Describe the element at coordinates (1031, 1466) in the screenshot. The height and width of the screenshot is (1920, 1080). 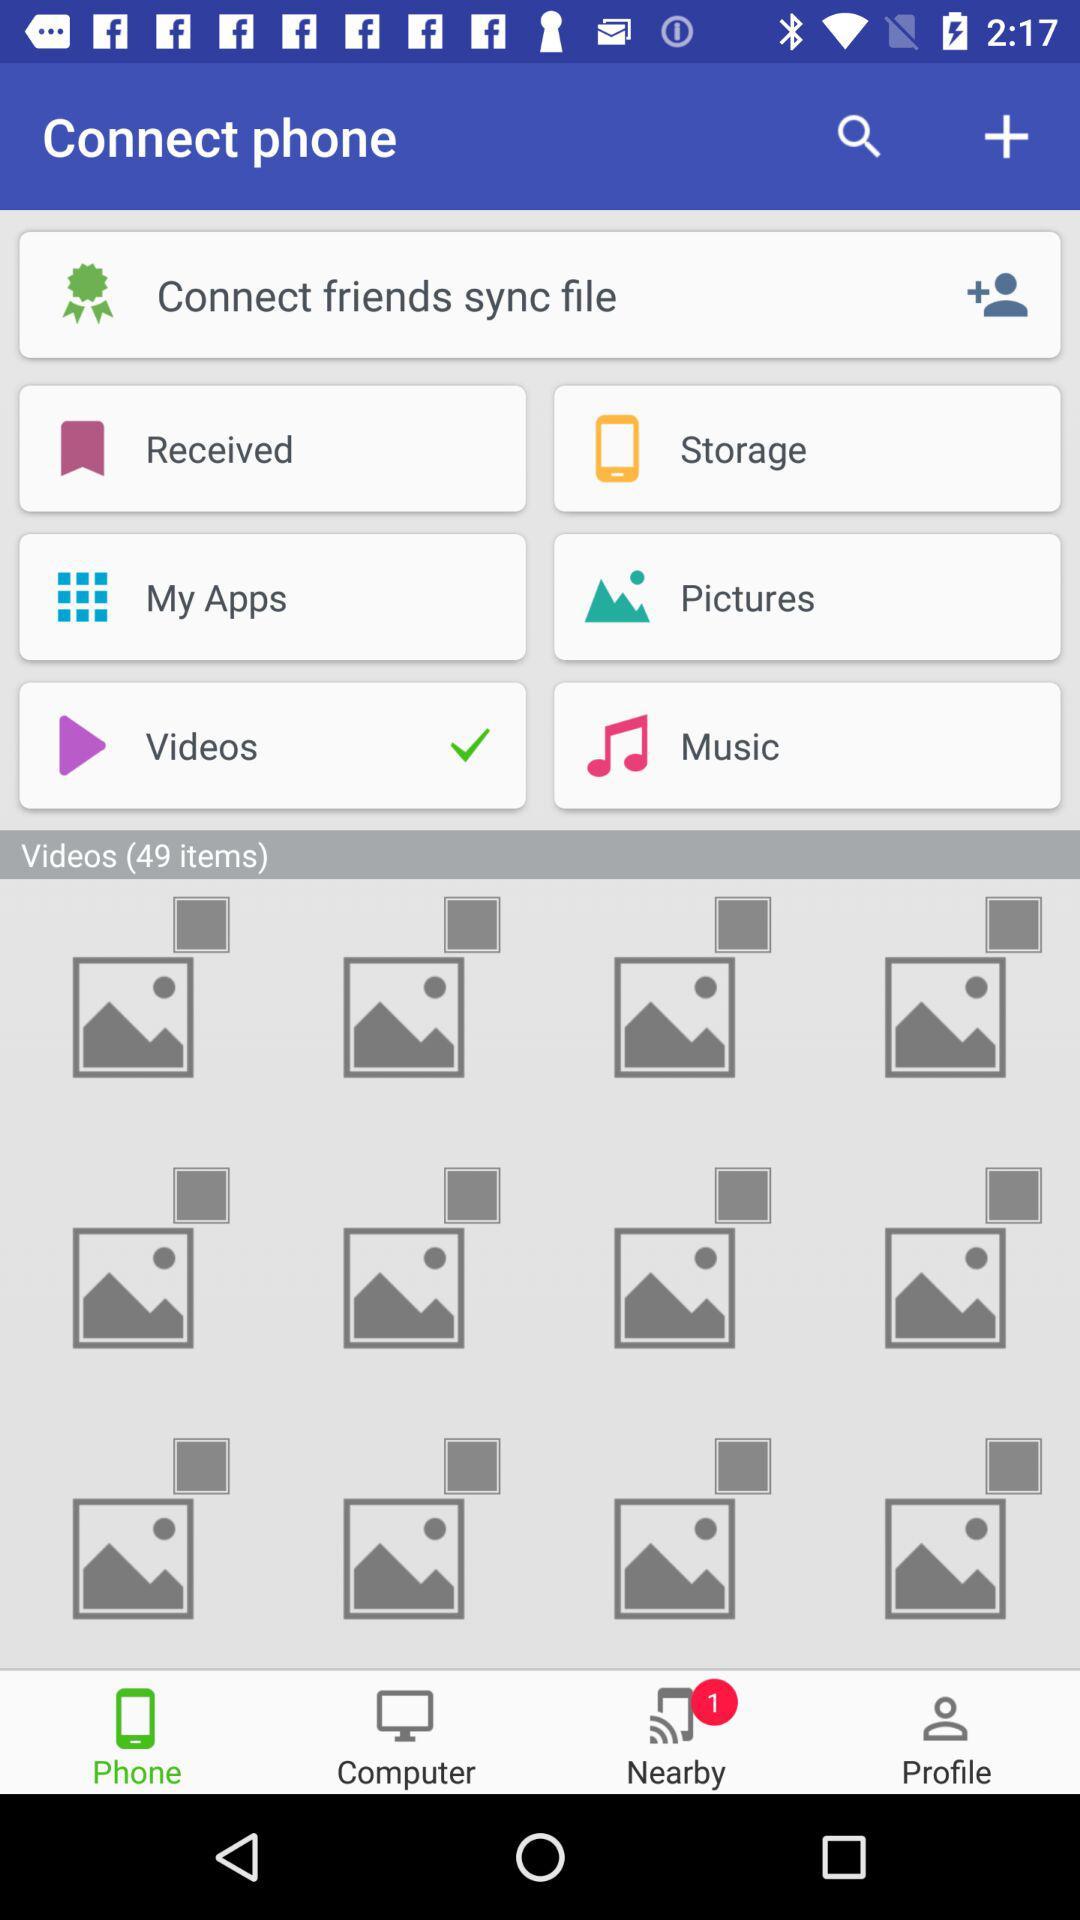
I see `picture` at that location.